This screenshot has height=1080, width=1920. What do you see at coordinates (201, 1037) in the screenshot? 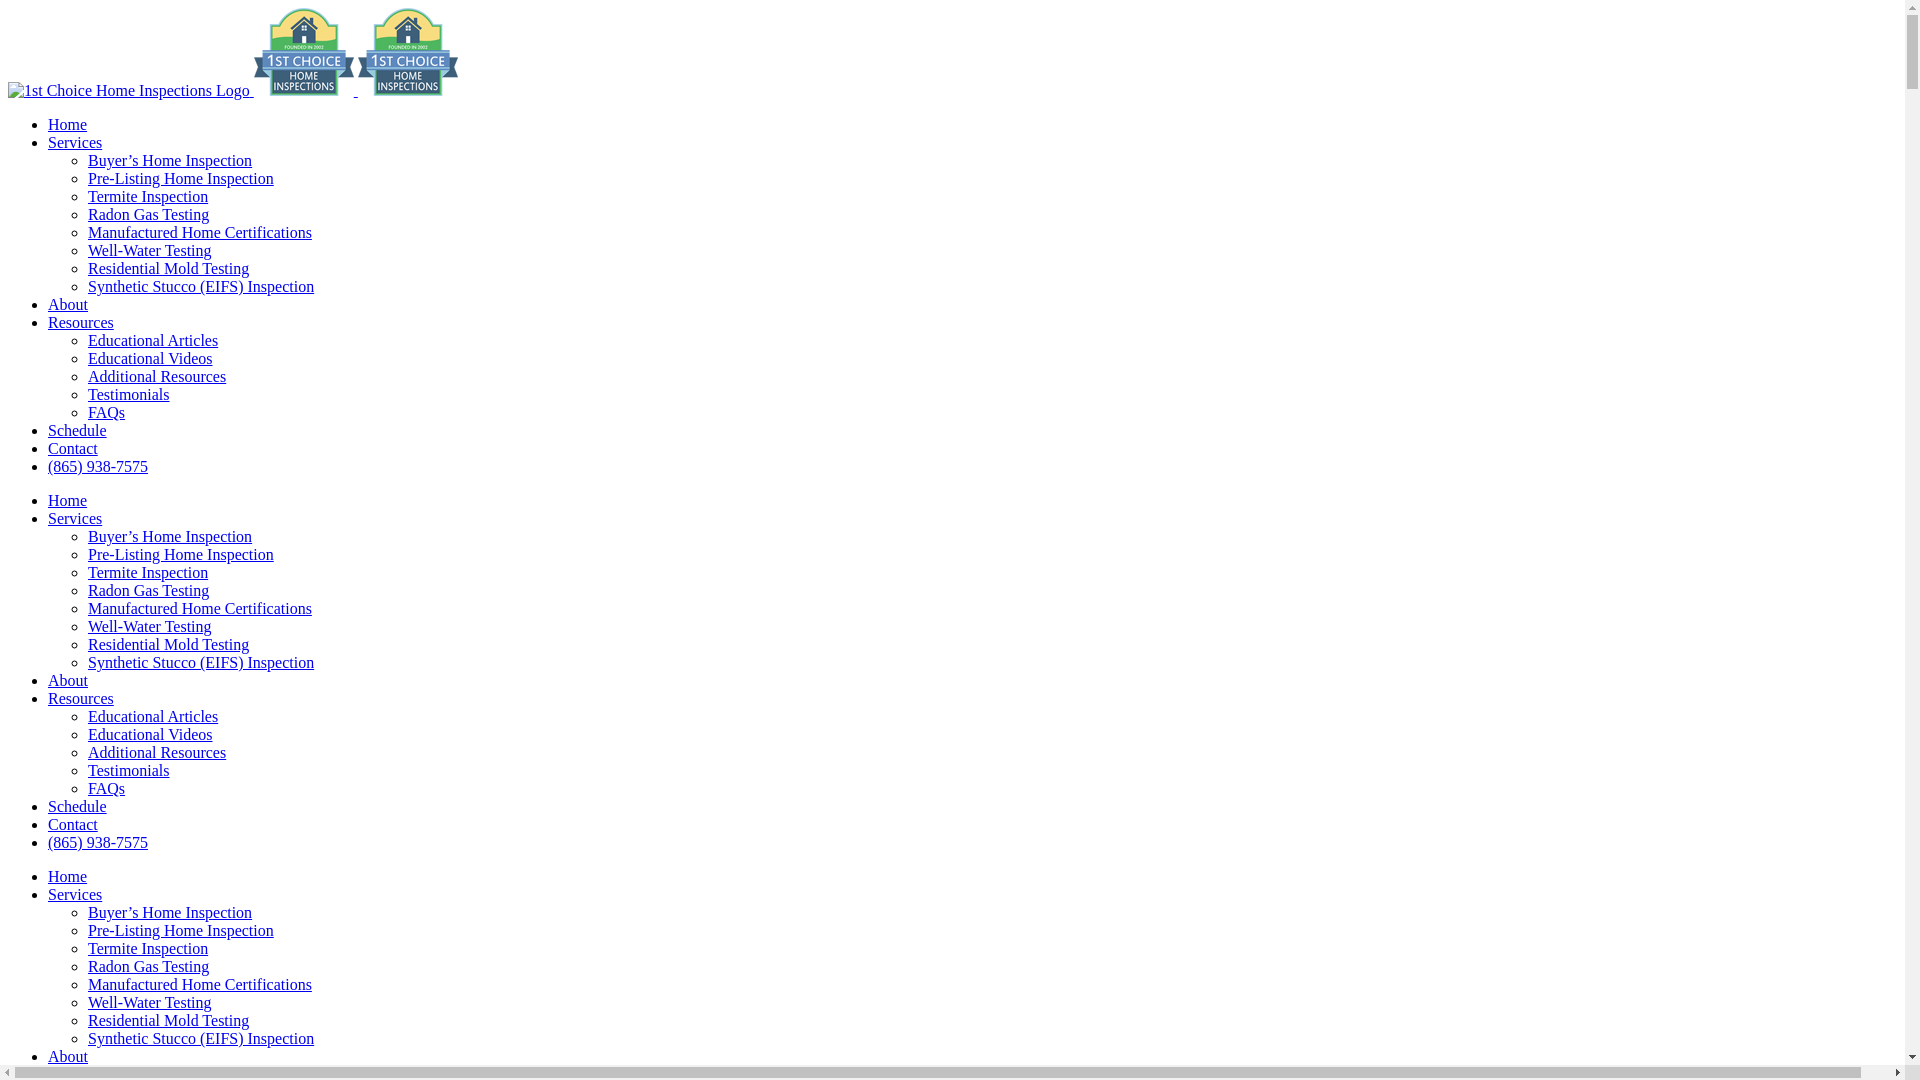
I see `'Synthetic Stucco (EIFS) Inspection'` at bounding box center [201, 1037].